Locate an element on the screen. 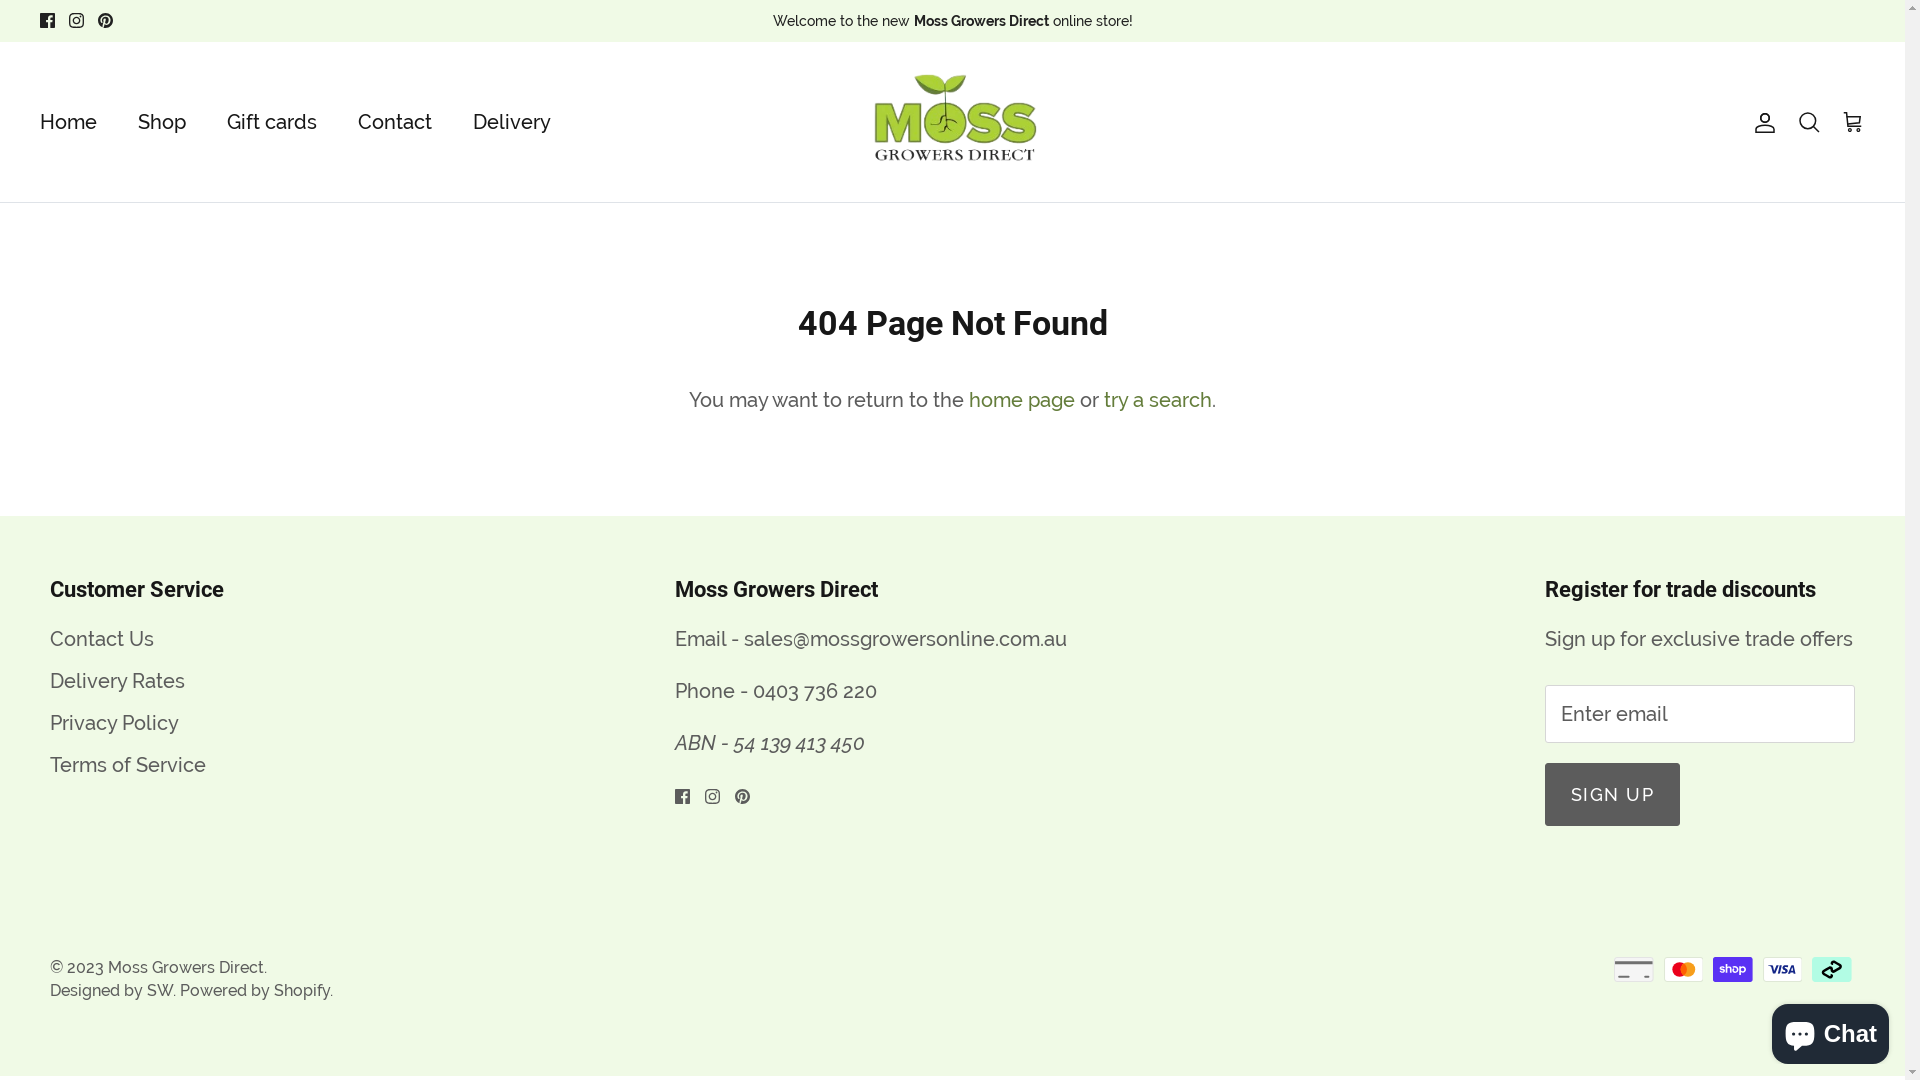 This screenshot has height=1080, width=1920. 'Instagram' is located at coordinates (711, 795).